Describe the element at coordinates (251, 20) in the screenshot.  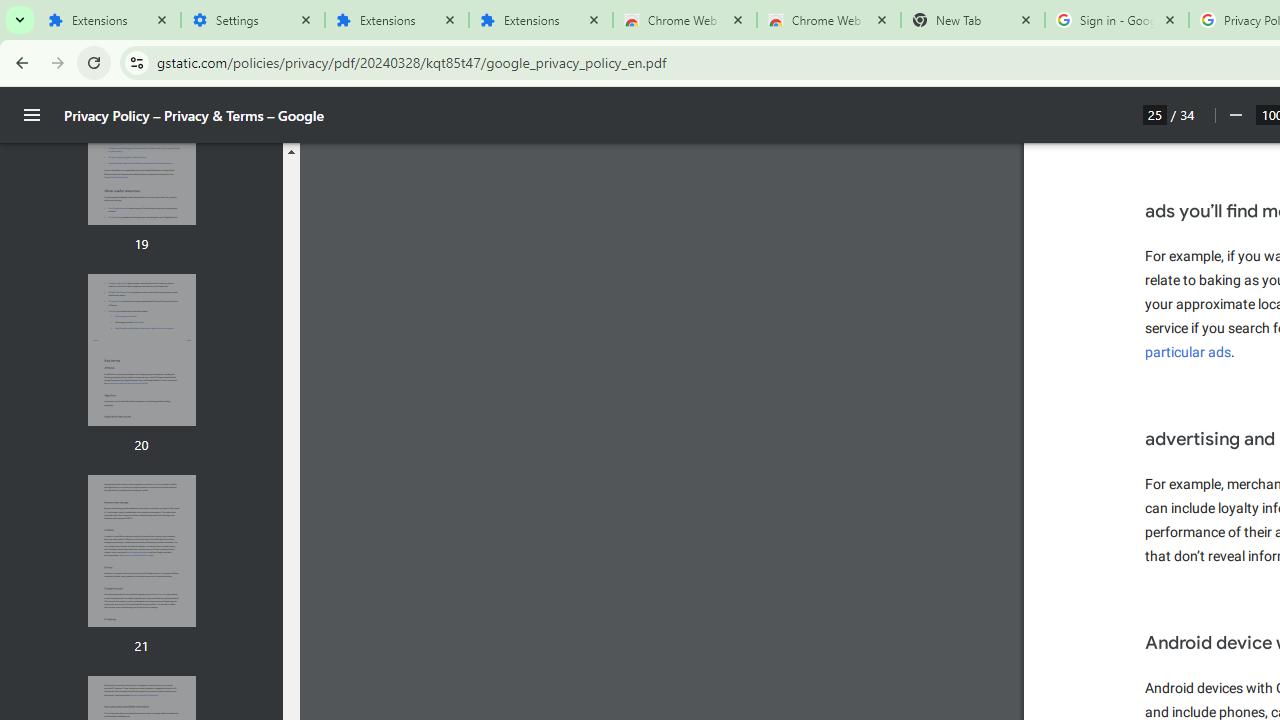
I see `'Settings'` at that location.